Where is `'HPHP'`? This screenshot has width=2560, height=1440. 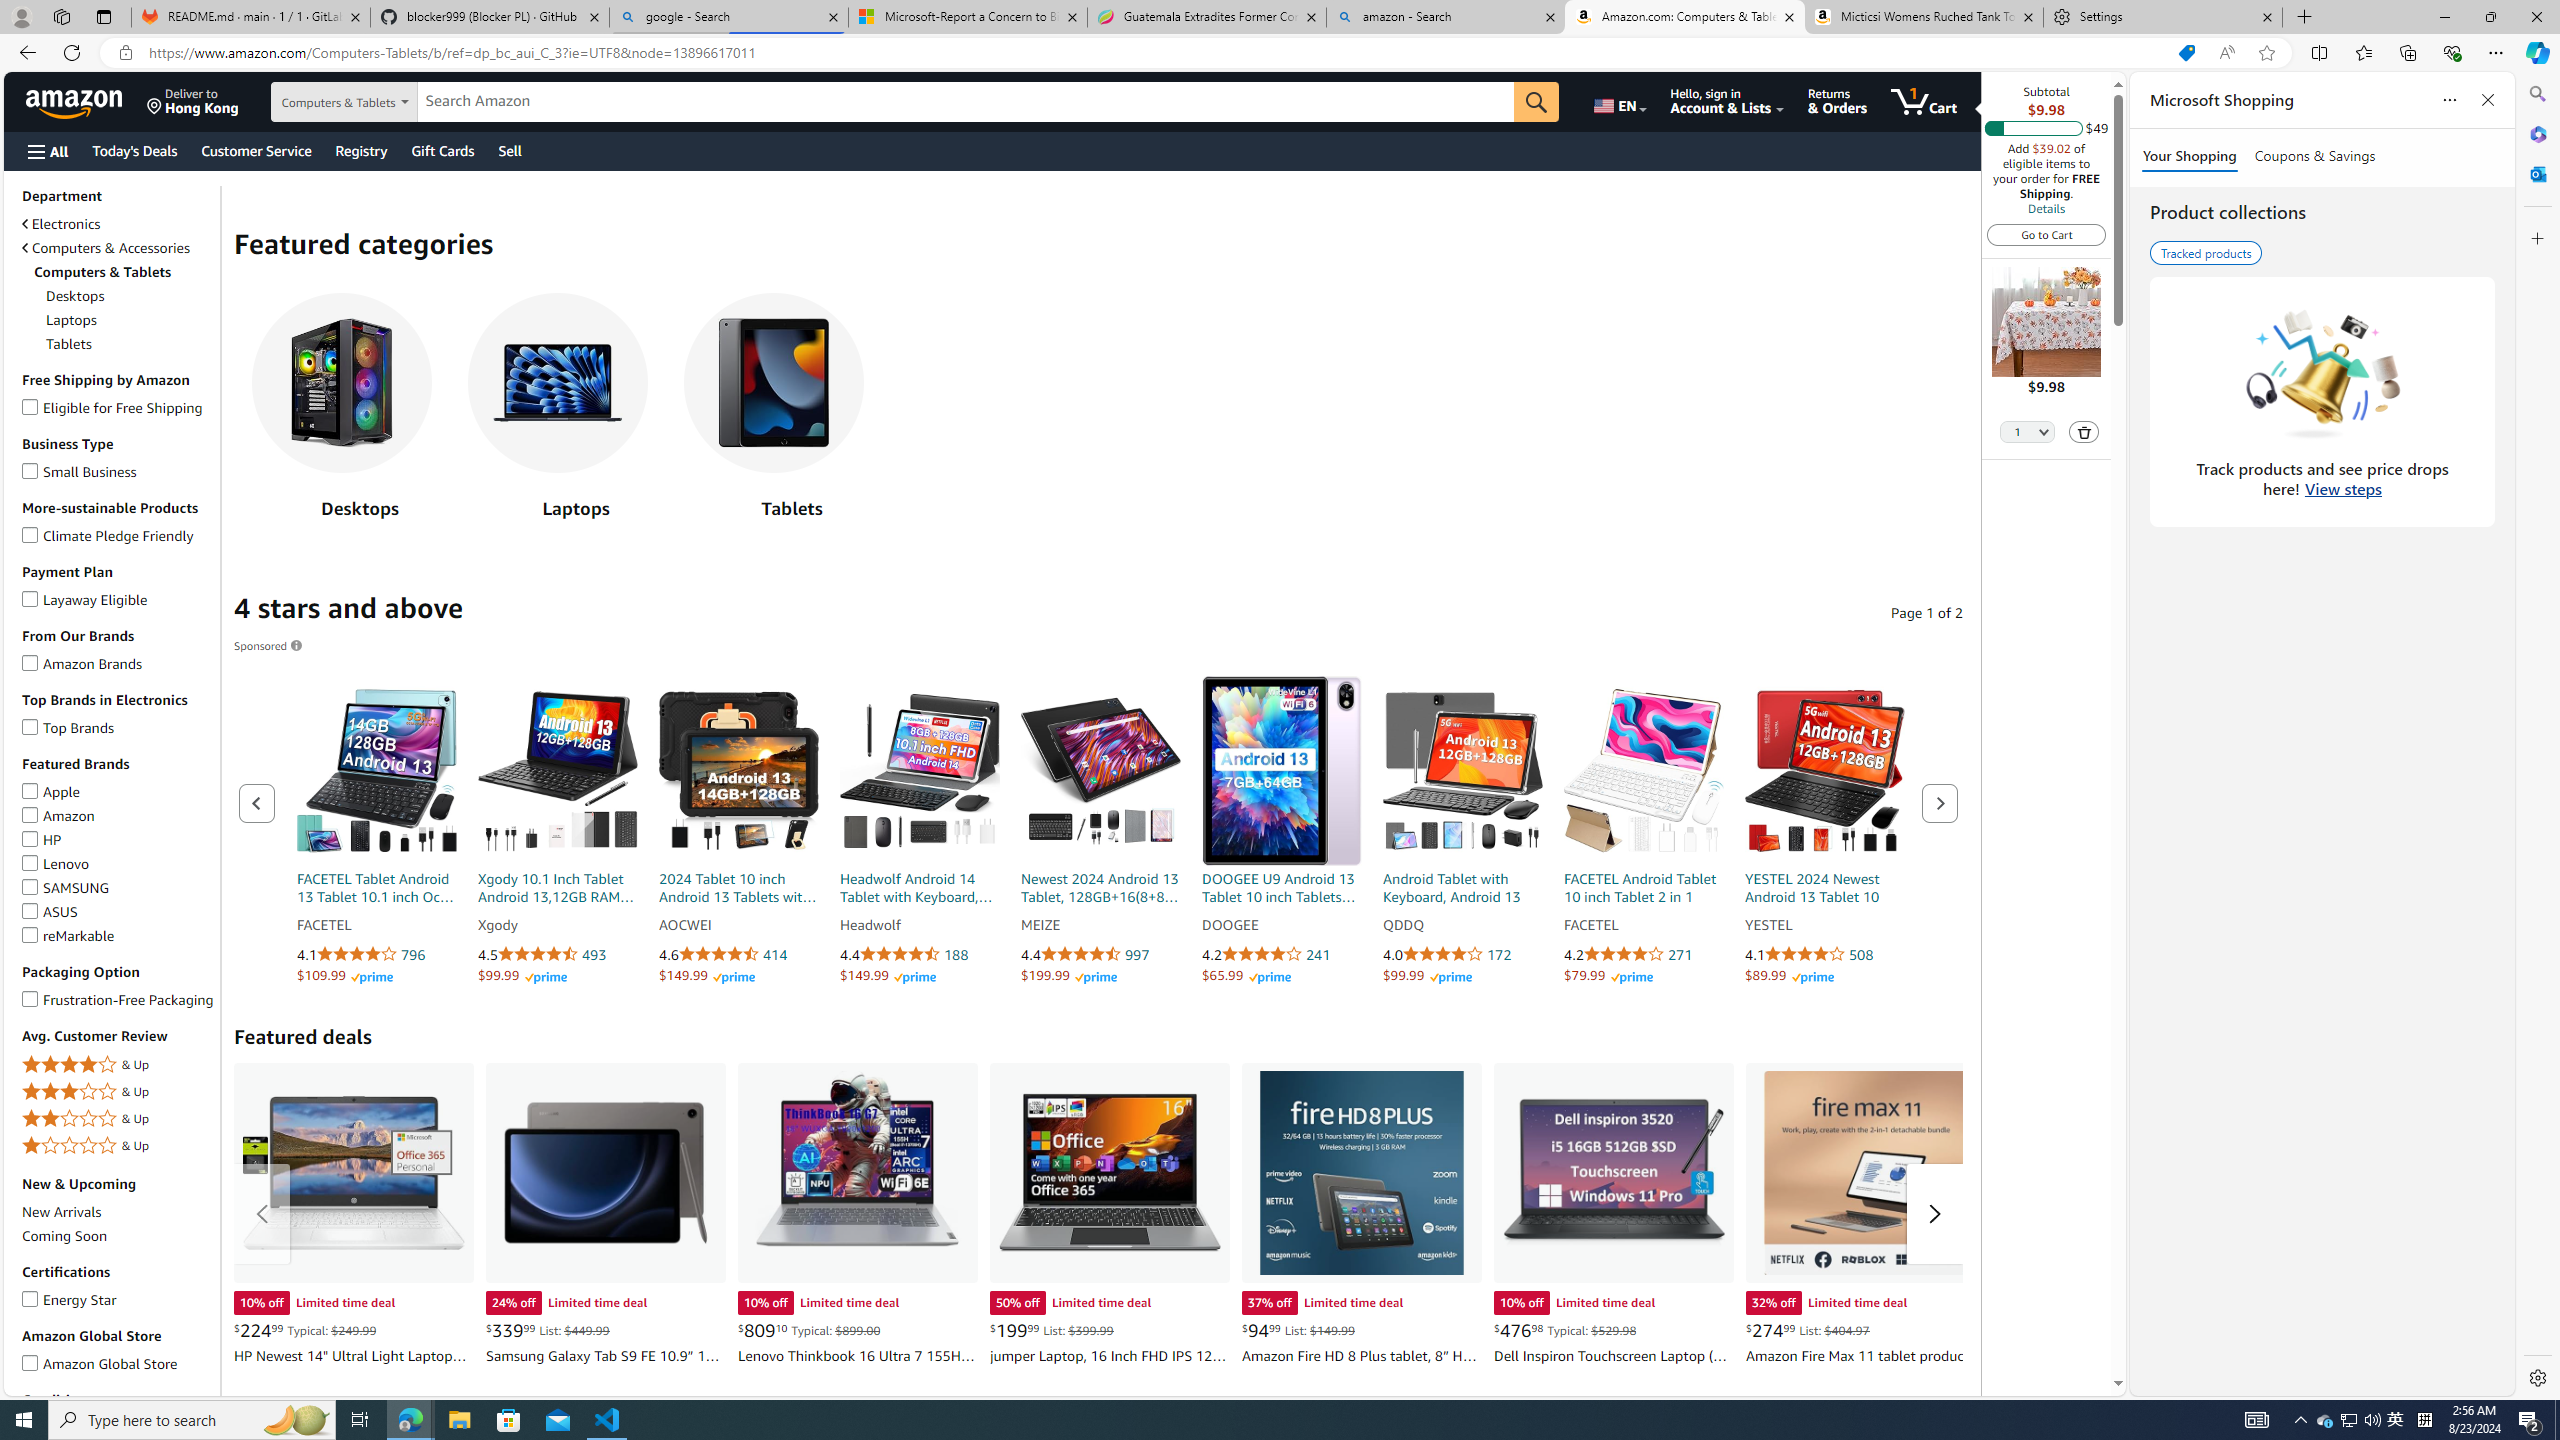
'HPHP' is located at coordinates (118, 838).